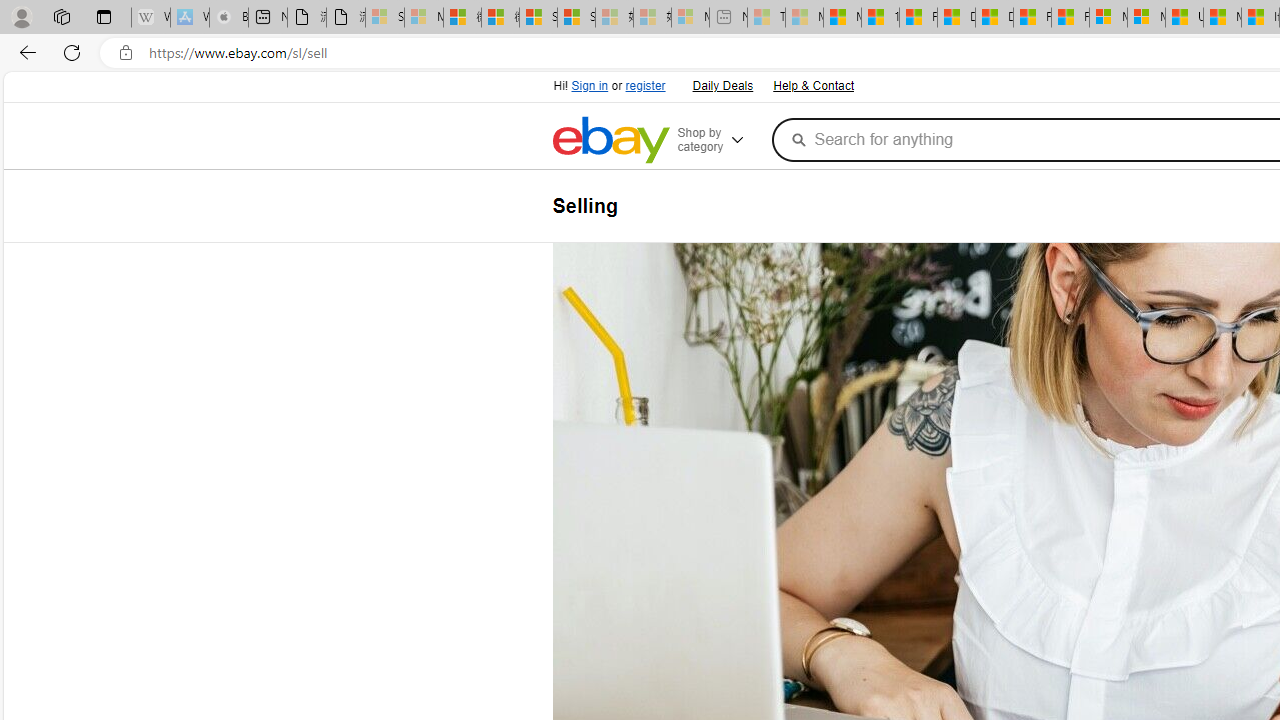 This screenshot has height=720, width=1280. Describe the element at coordinates (1069, 17) in the screenshot. I see `'Foo BAR | Trusted Community Engagement and Contributions'` at that location.